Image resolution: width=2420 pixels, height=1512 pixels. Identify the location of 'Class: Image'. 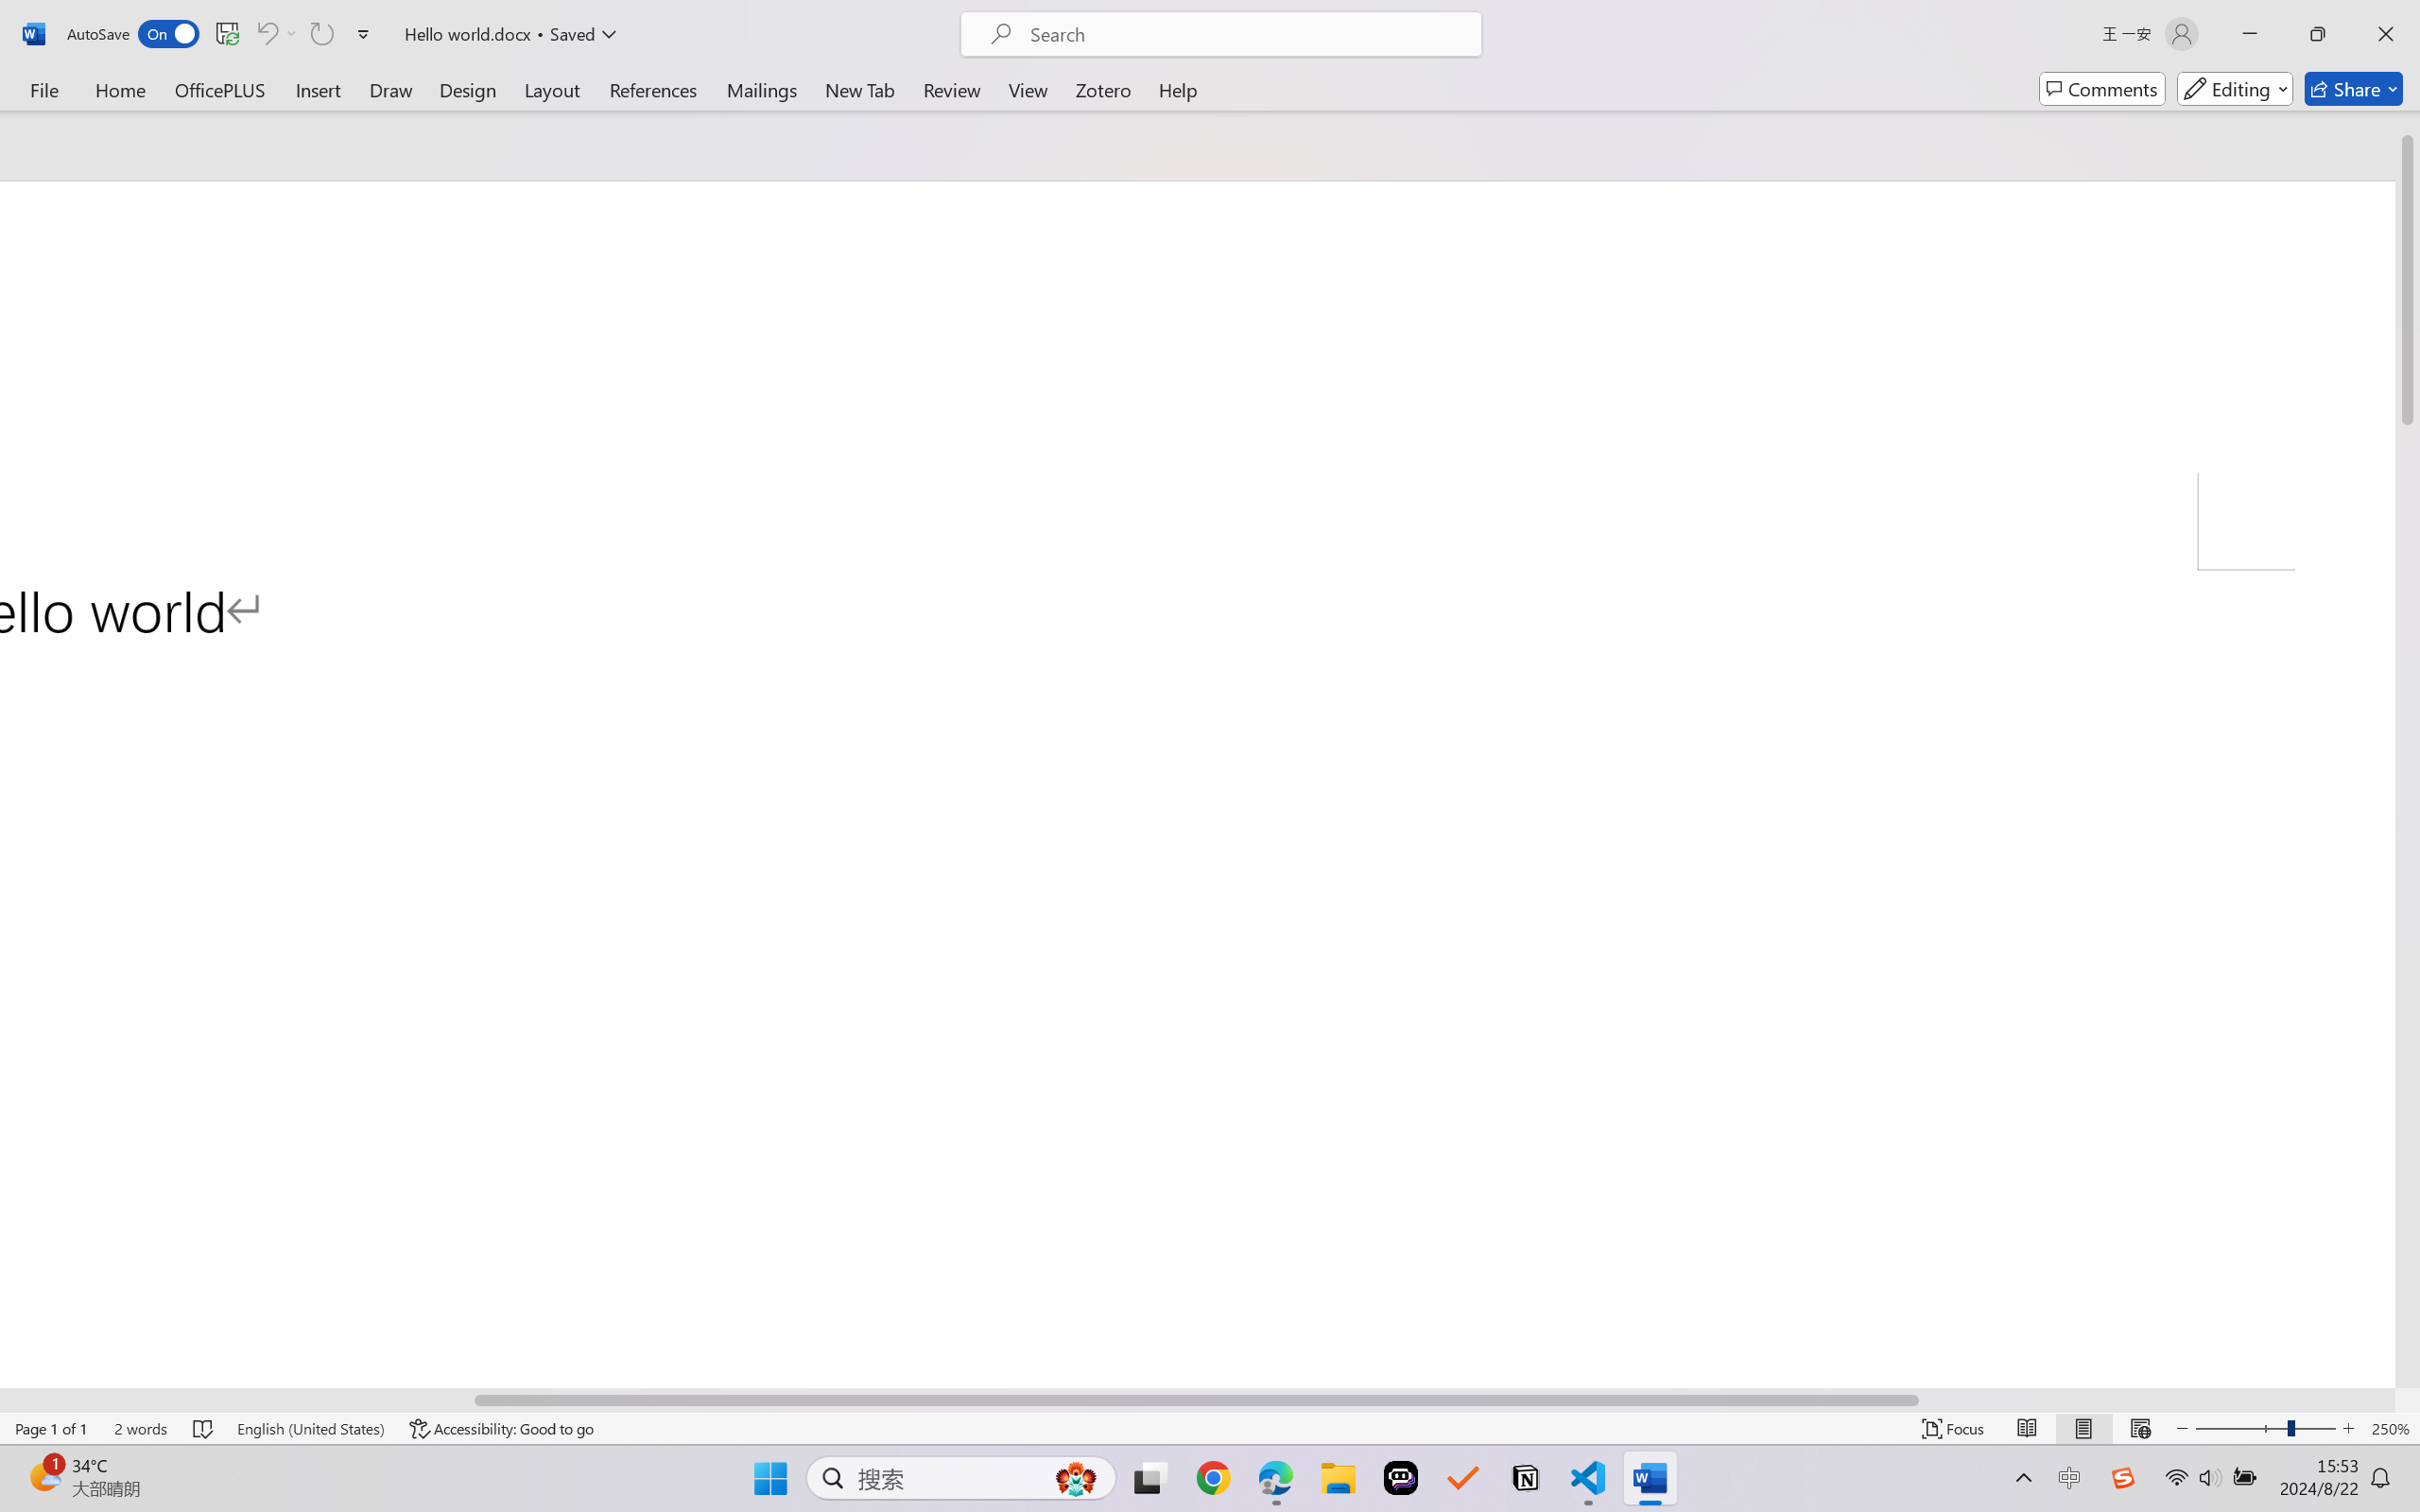
(2122, 1478).